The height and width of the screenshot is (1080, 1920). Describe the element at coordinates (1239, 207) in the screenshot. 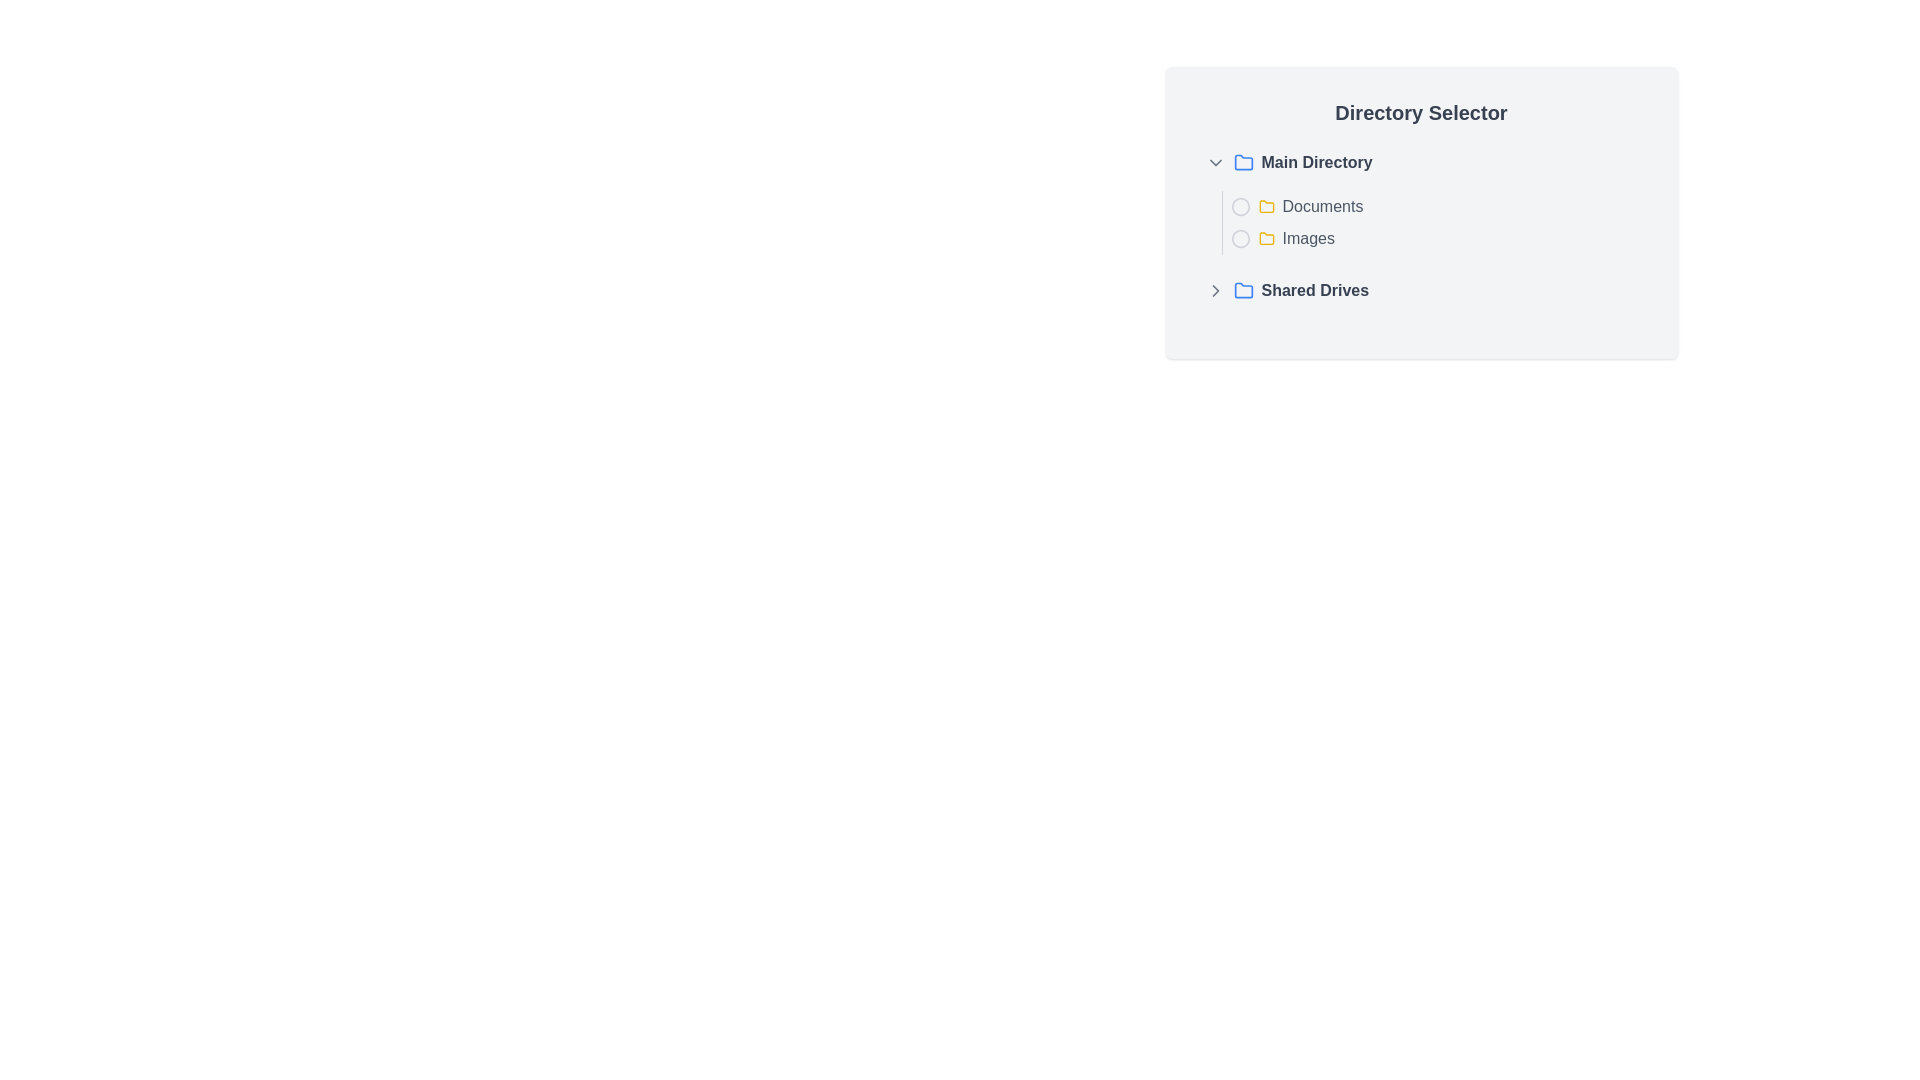

I see `the interactive marker icon` at that location.